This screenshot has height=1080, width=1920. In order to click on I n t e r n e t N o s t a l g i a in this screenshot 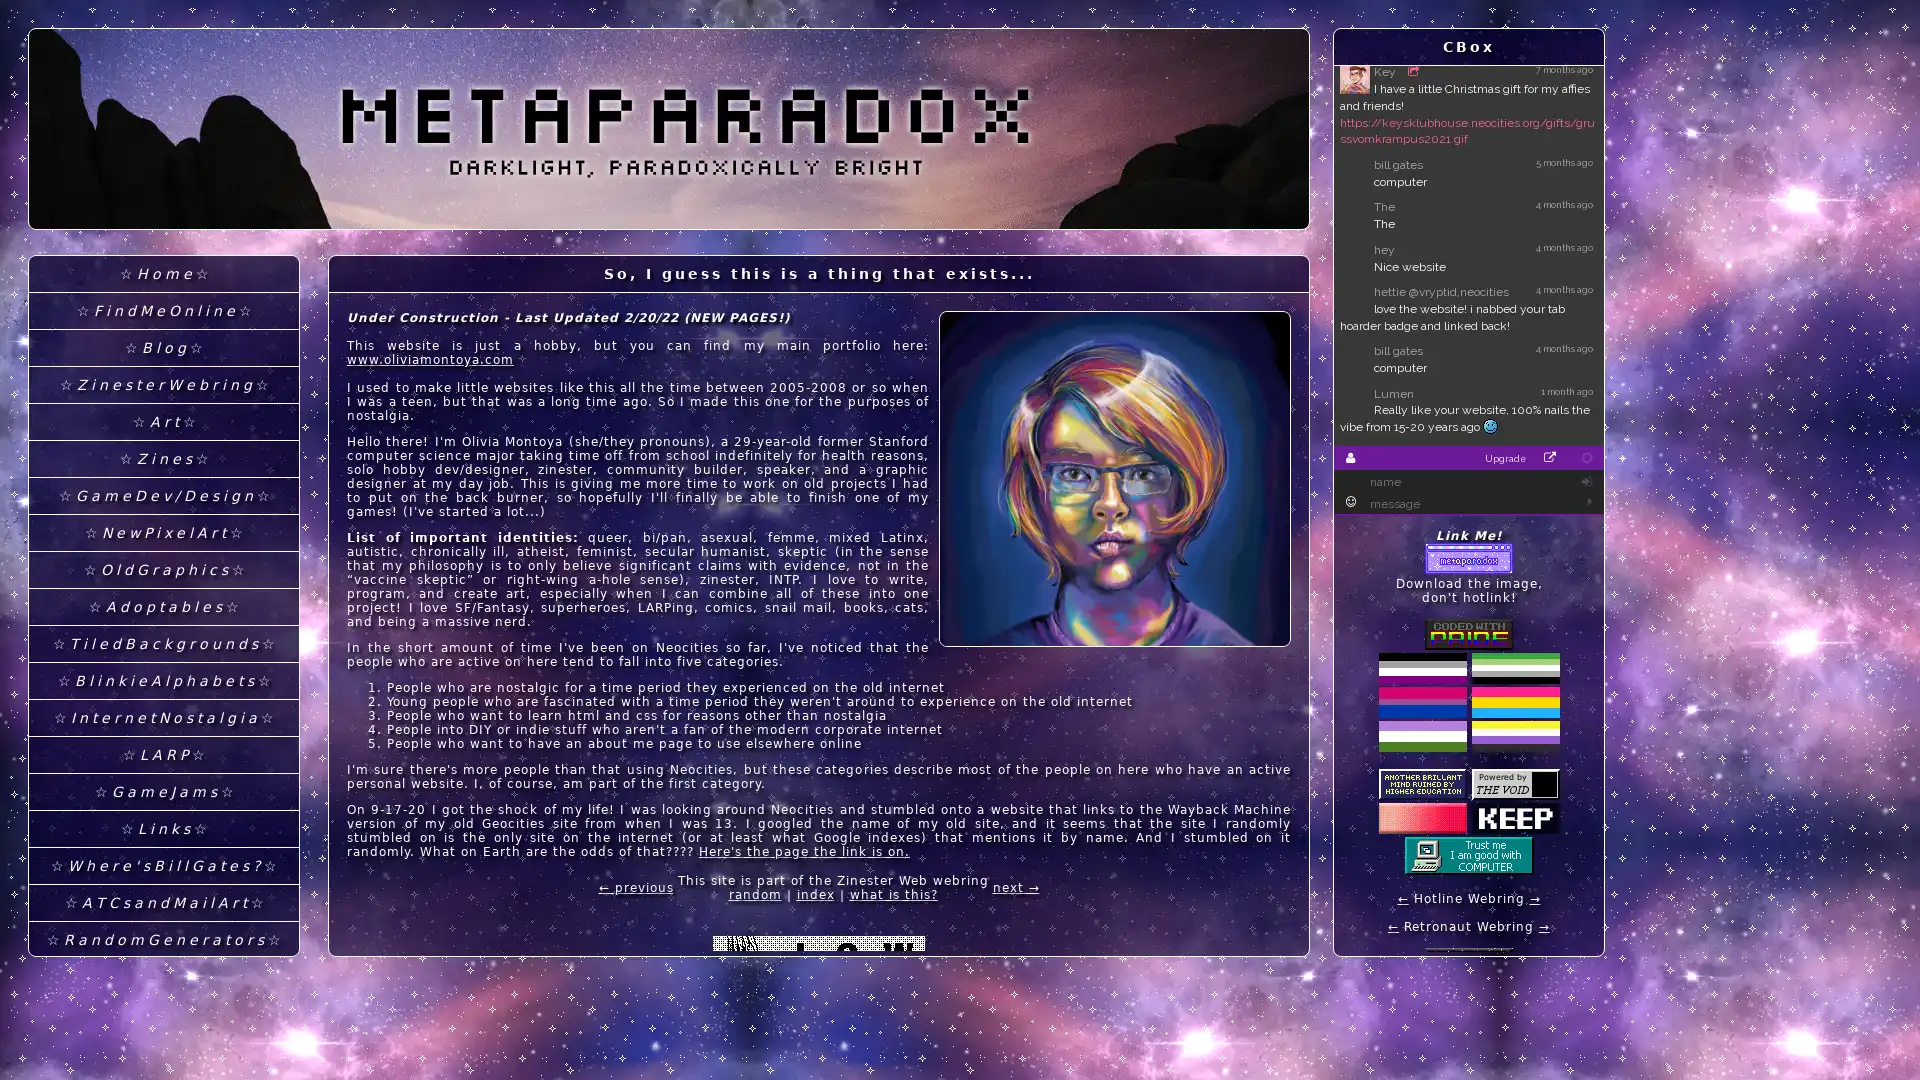, I will do `click(163, 717)`.